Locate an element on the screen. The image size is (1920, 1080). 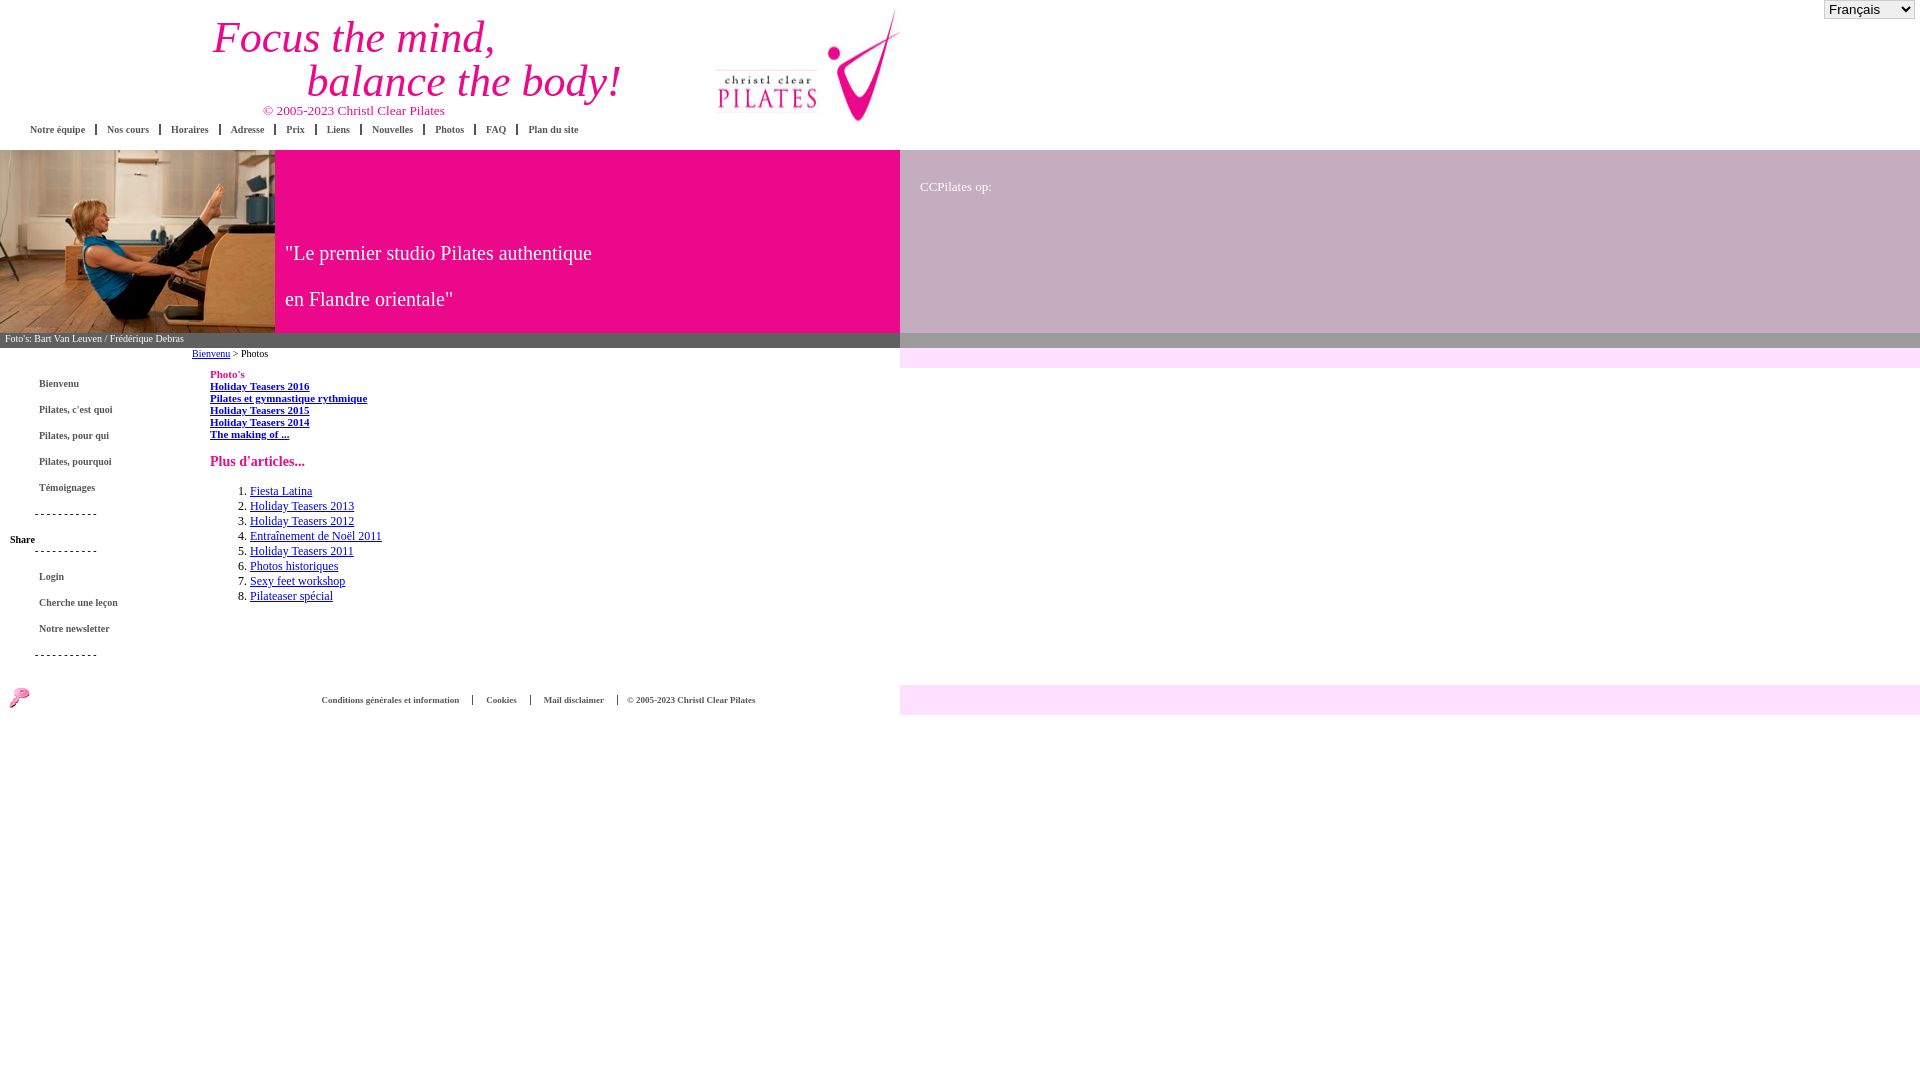
'Liens' is located at coordinates (338, 129).